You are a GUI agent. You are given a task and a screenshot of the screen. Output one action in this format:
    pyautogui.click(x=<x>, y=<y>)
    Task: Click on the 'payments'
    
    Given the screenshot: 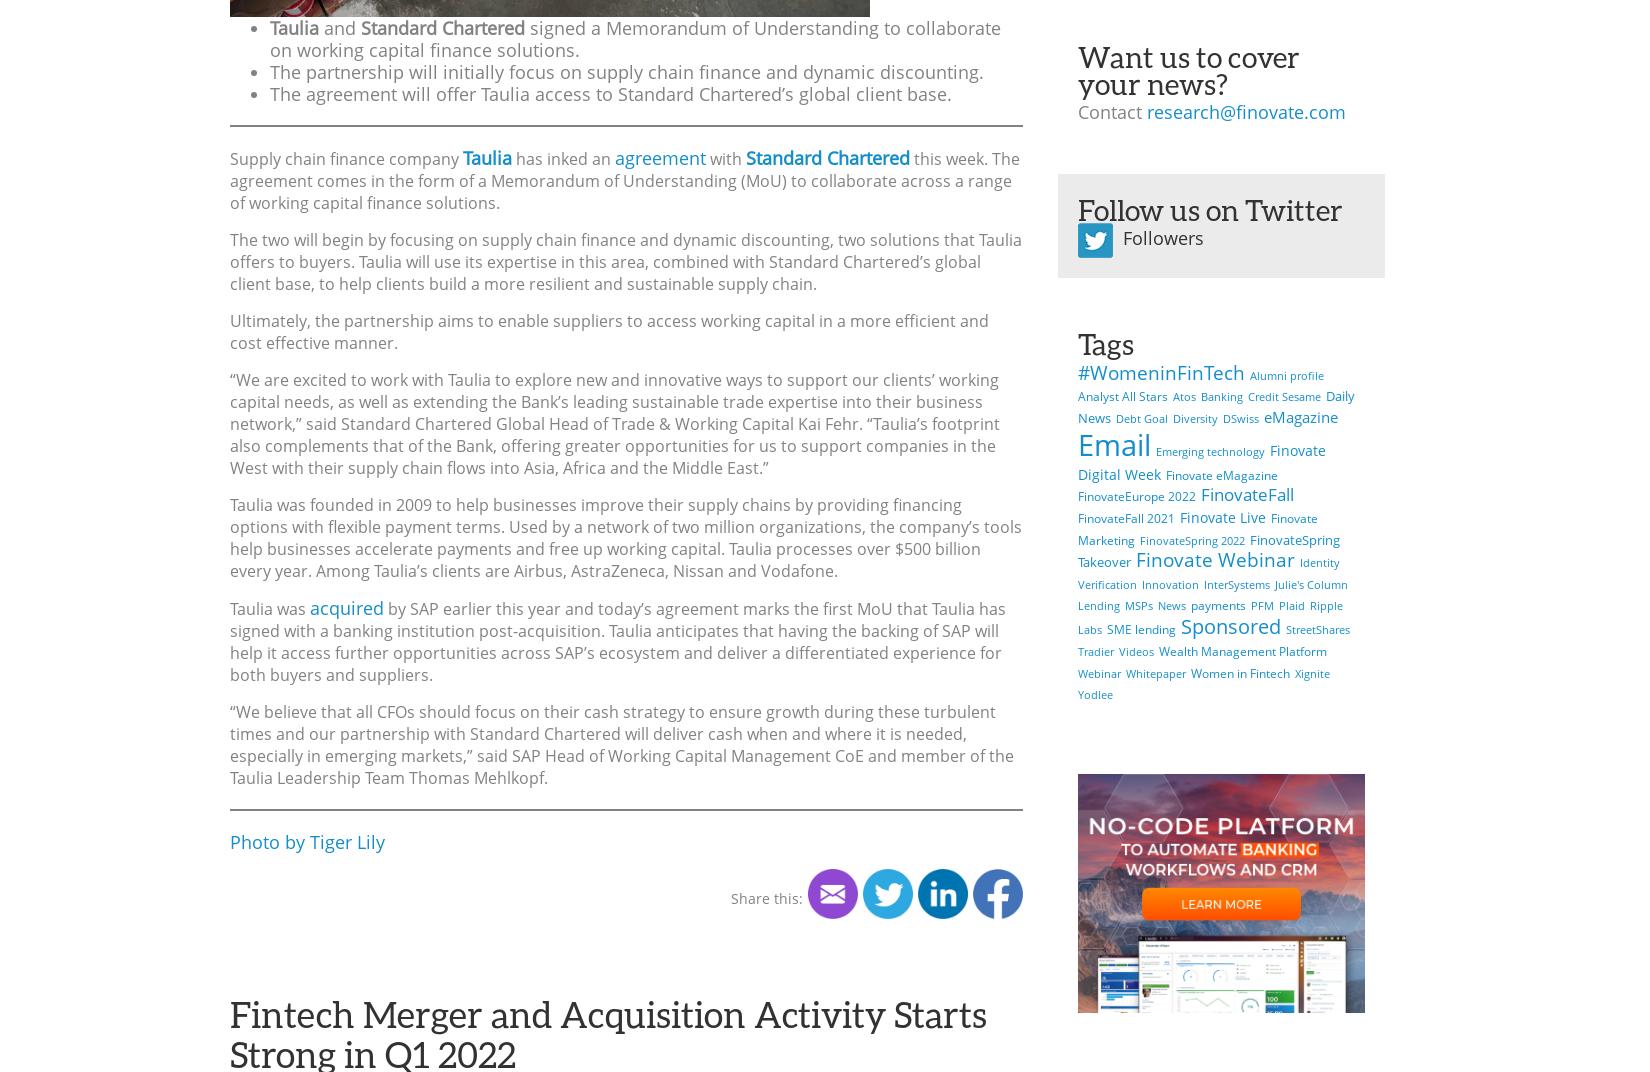 What is the action you would take?
    pyautogui.click(x=1218, y=605)
    